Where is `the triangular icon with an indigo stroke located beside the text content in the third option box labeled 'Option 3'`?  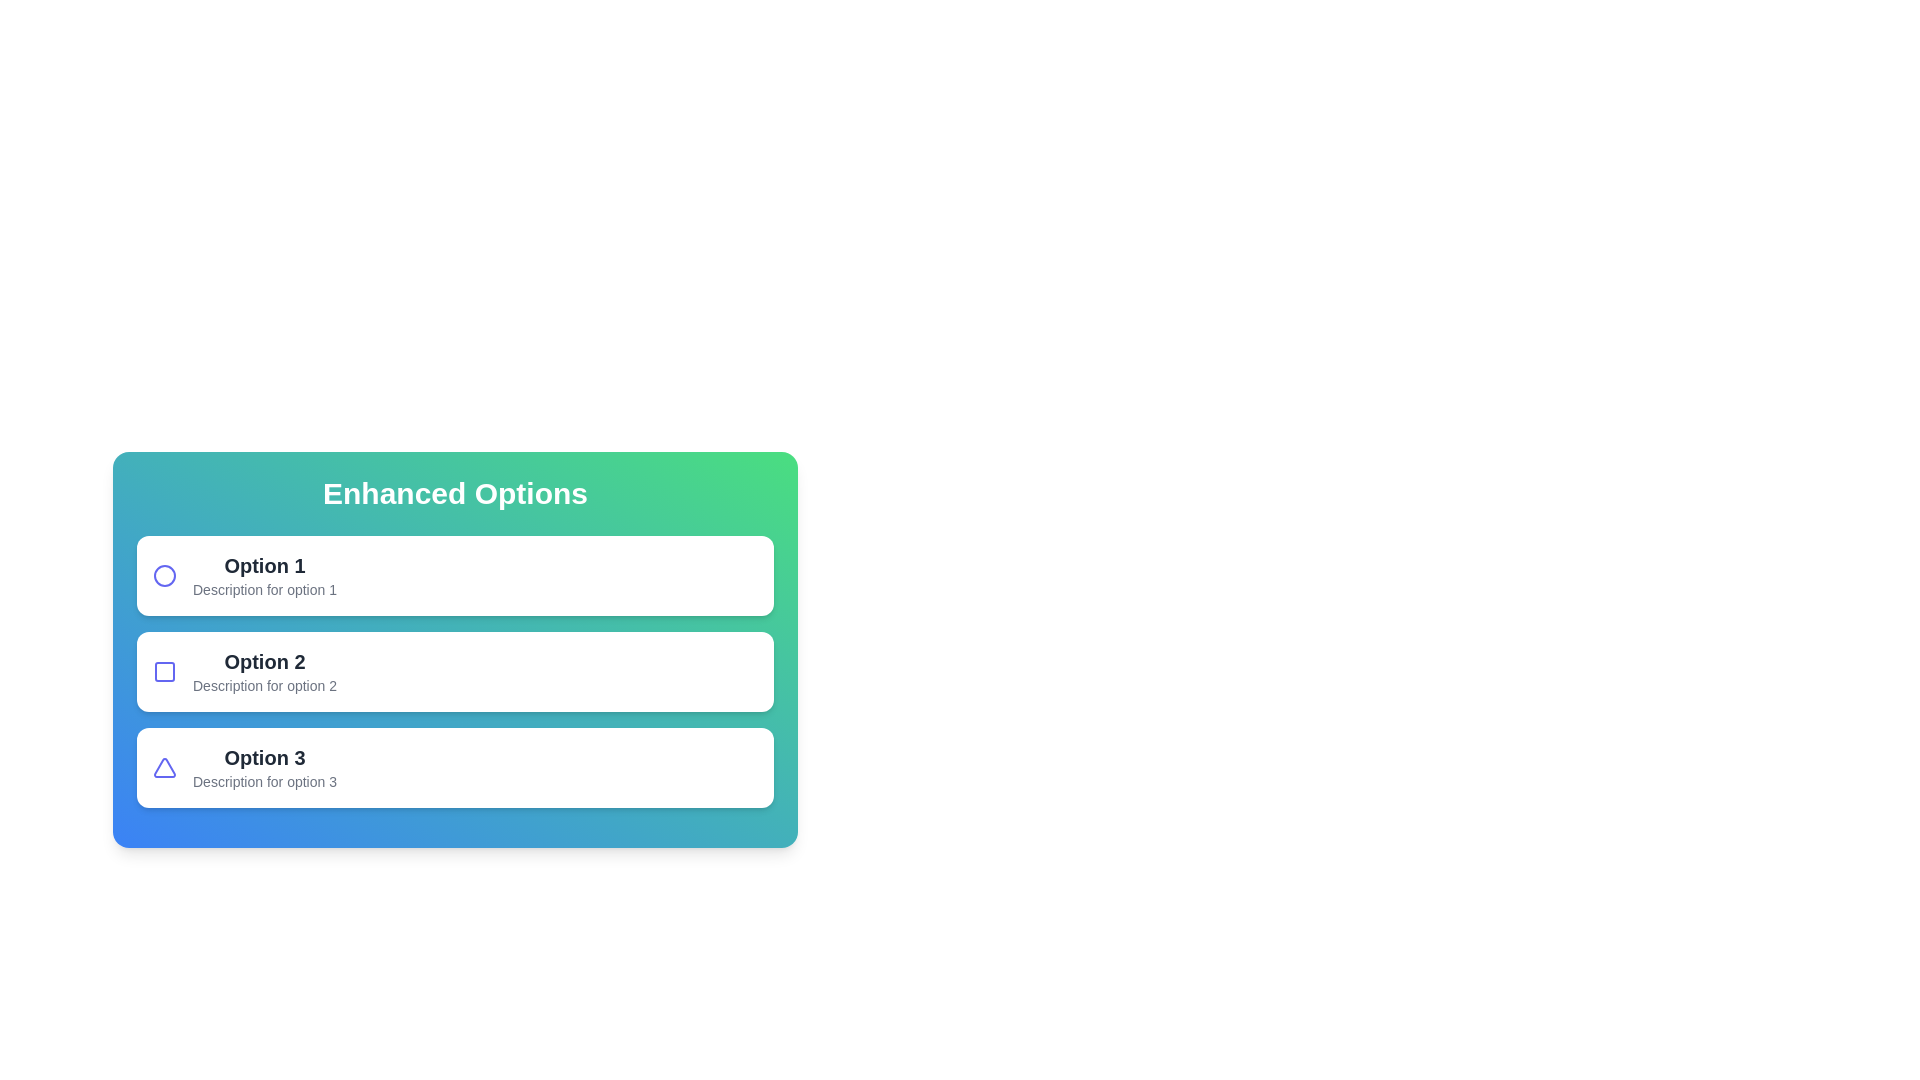 the triangular icon with an indigo stroke located beside the text content in the third option box labeled 'Option 3' is located at coordinates (164, 766).